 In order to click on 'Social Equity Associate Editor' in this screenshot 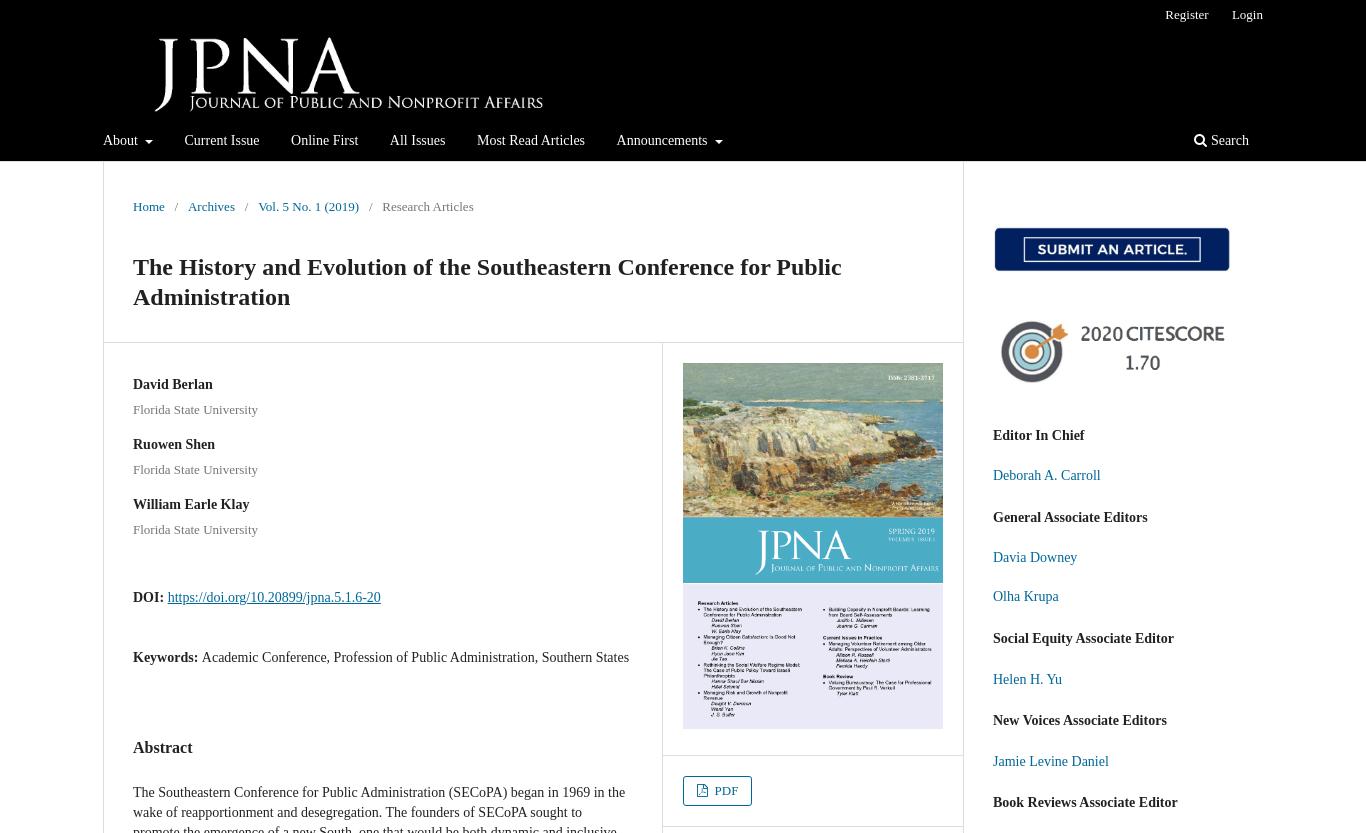, I will do `click(1081, 637)`.